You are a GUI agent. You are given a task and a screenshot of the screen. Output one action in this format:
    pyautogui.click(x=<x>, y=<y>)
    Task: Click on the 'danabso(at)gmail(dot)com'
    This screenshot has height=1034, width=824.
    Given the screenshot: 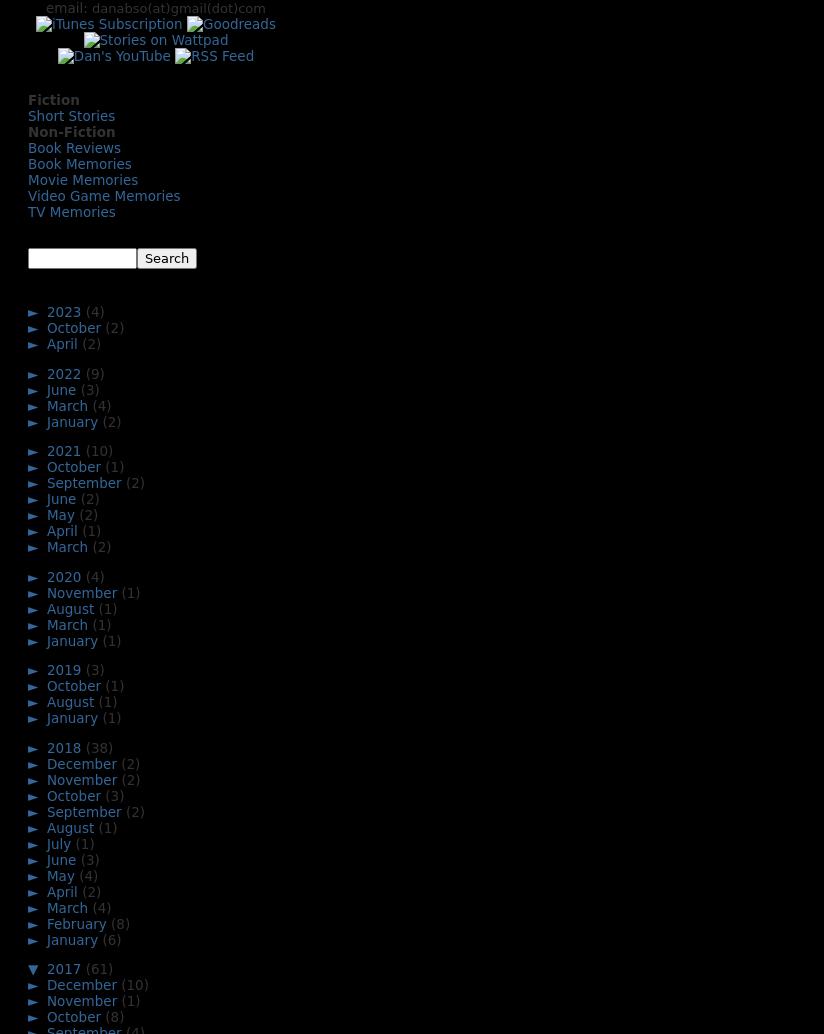 What is the action you would take?
    pyautogui.click(x=178, y=8)
    